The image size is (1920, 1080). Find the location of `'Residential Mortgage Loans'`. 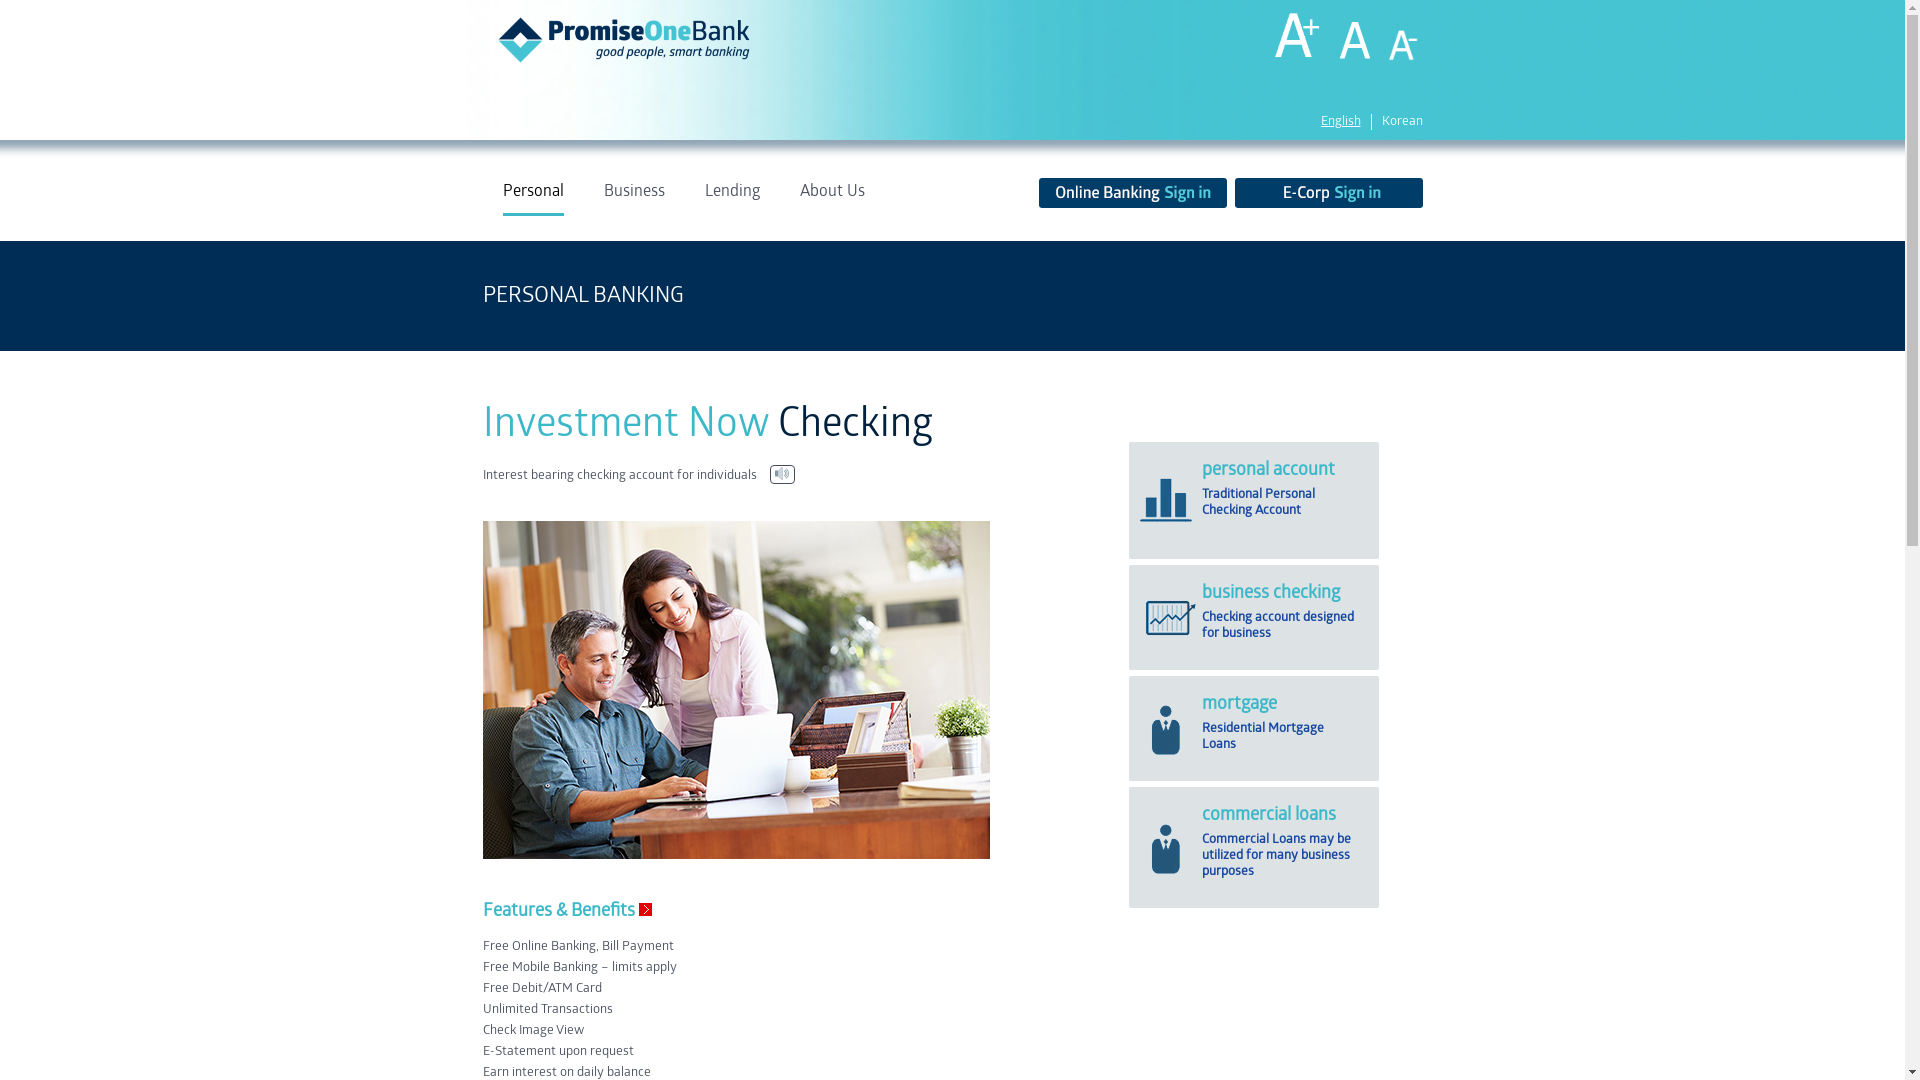

'Residential Mortgage Loans' is located at coordinates (1261, 736).